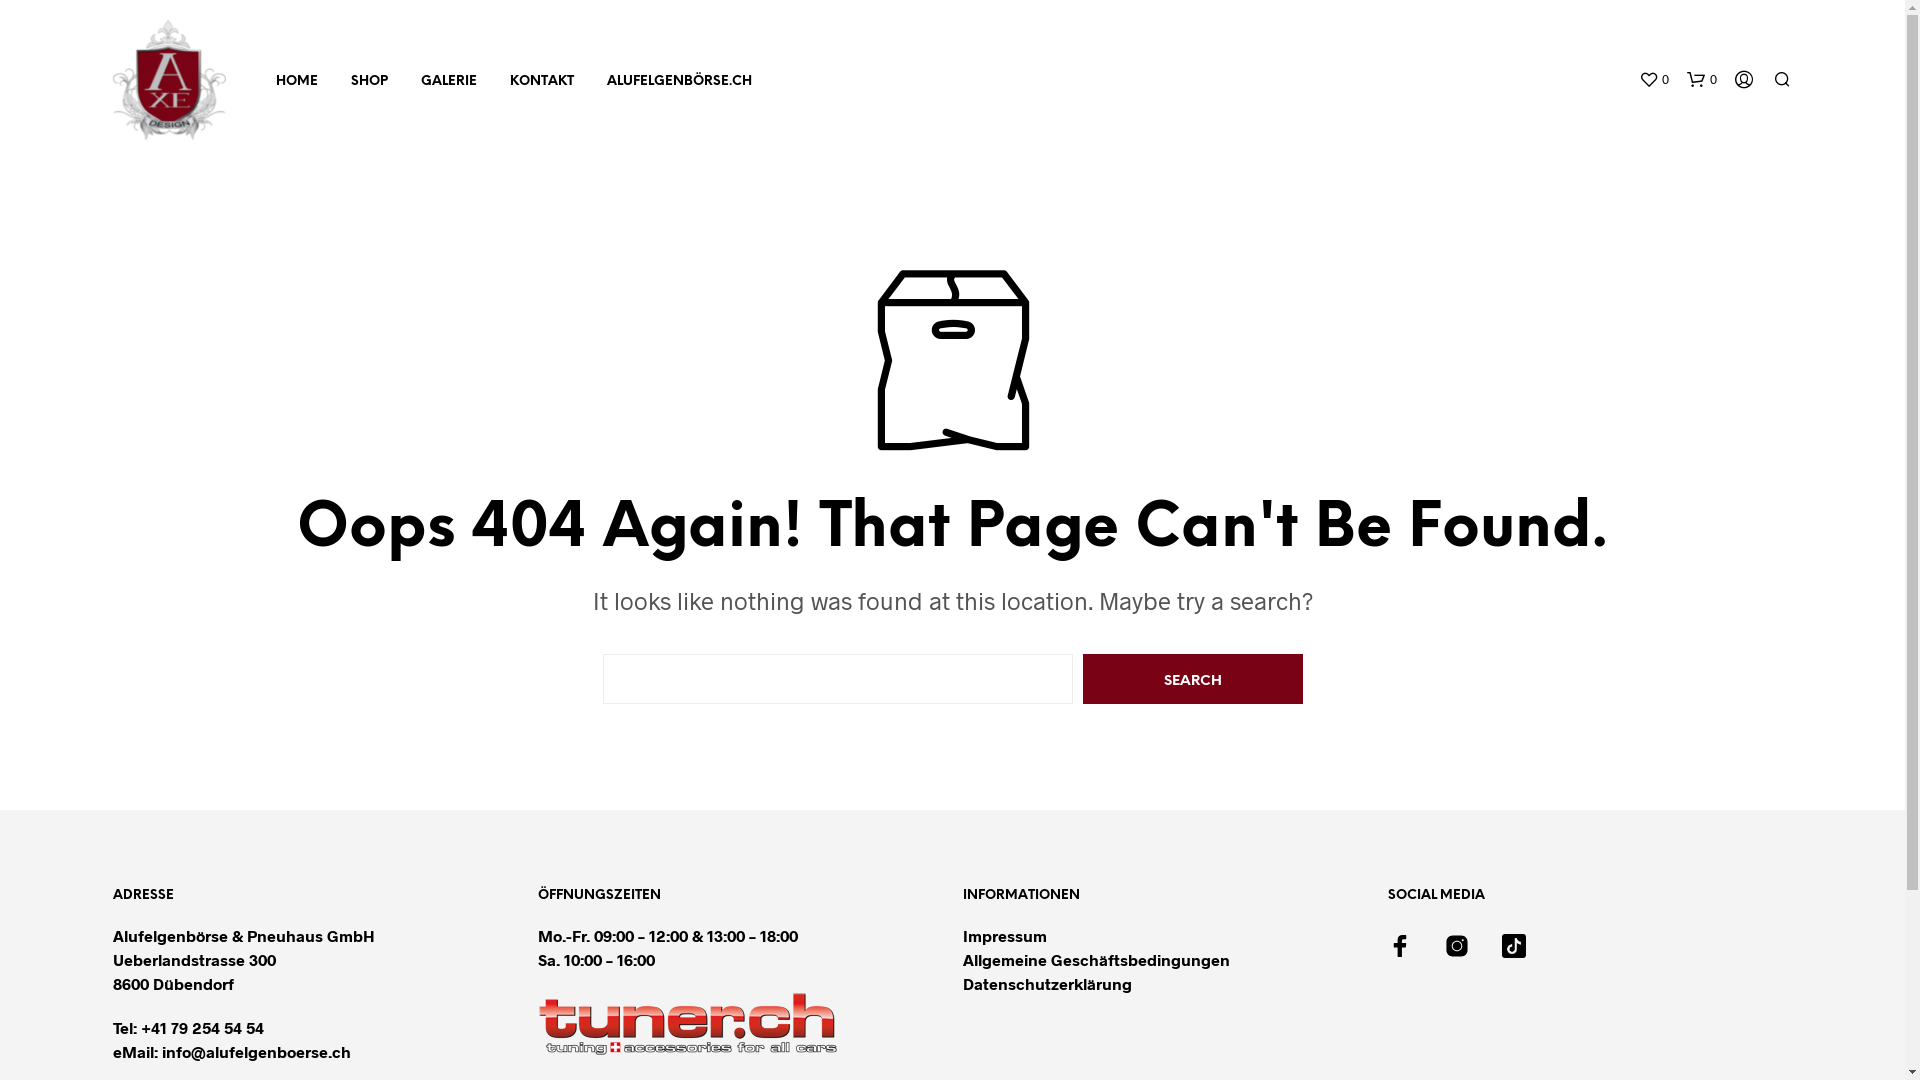 Image resolution: width=1920 pixels, height=1080 pixels. Describe the element at coordinates (296, 80) in the screenshot. I see `'HOME'` at that location.